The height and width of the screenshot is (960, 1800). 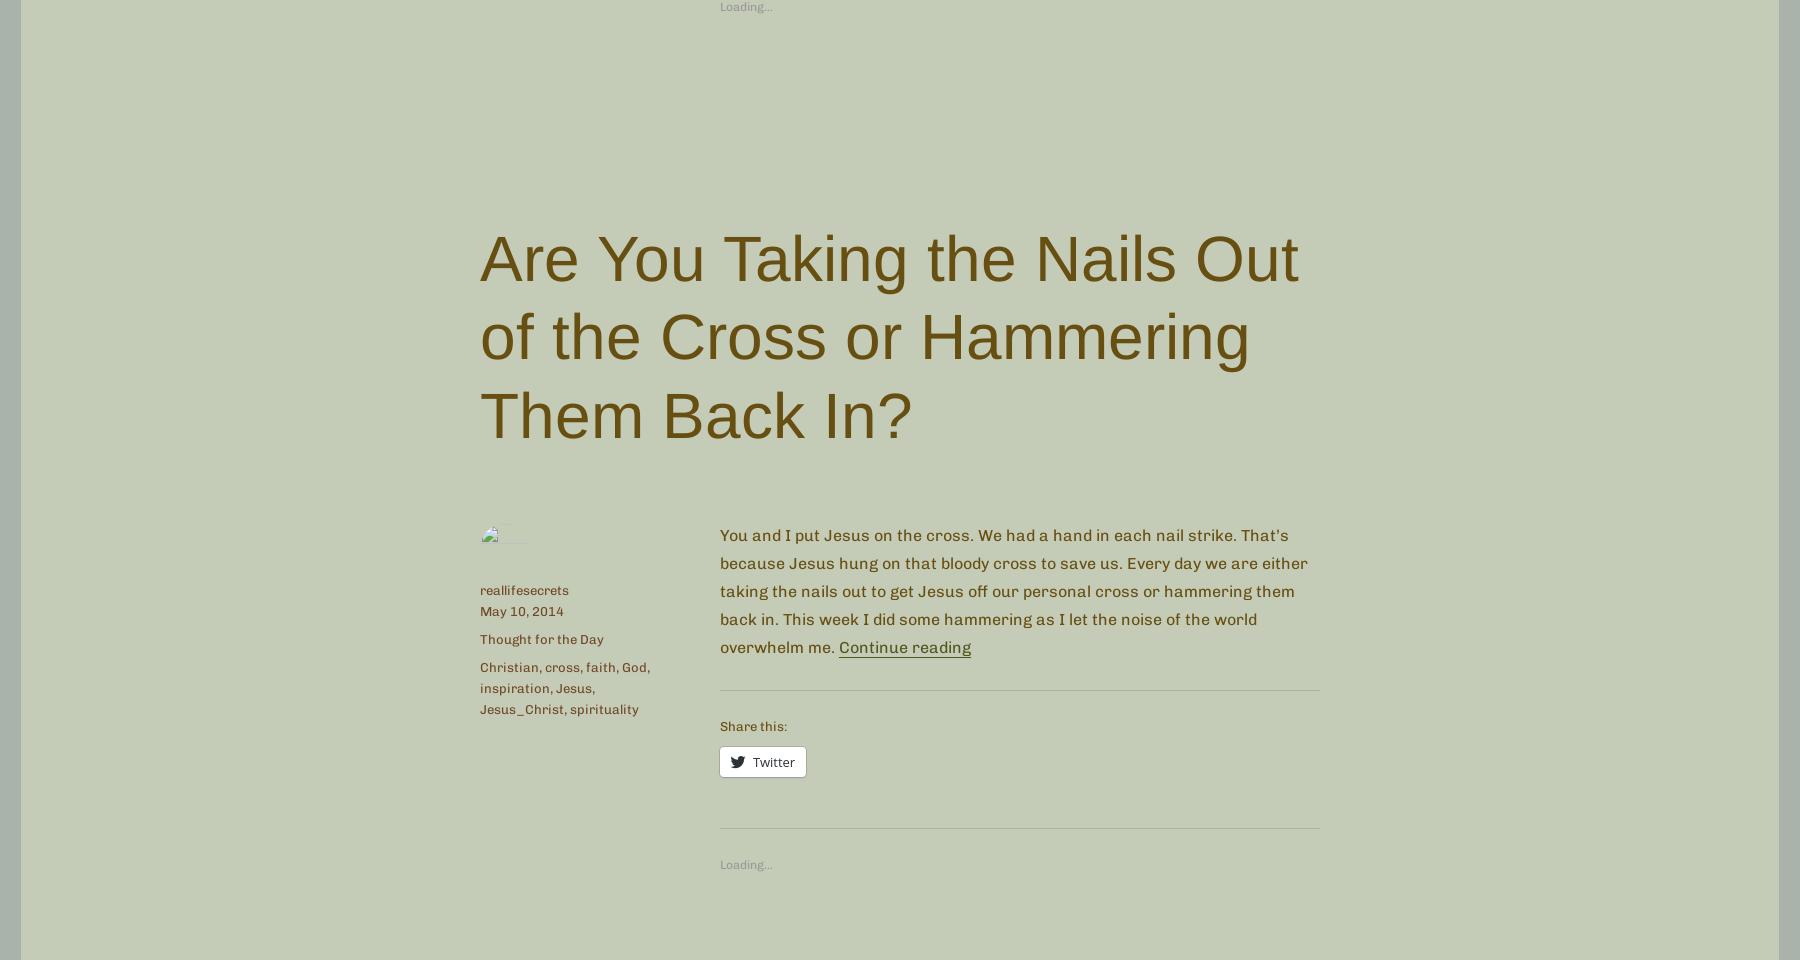 What do you see at coordinates (521, 709) in the screenshot?
I see `'Jesus_Christ'` at bounding box center [521, 709].